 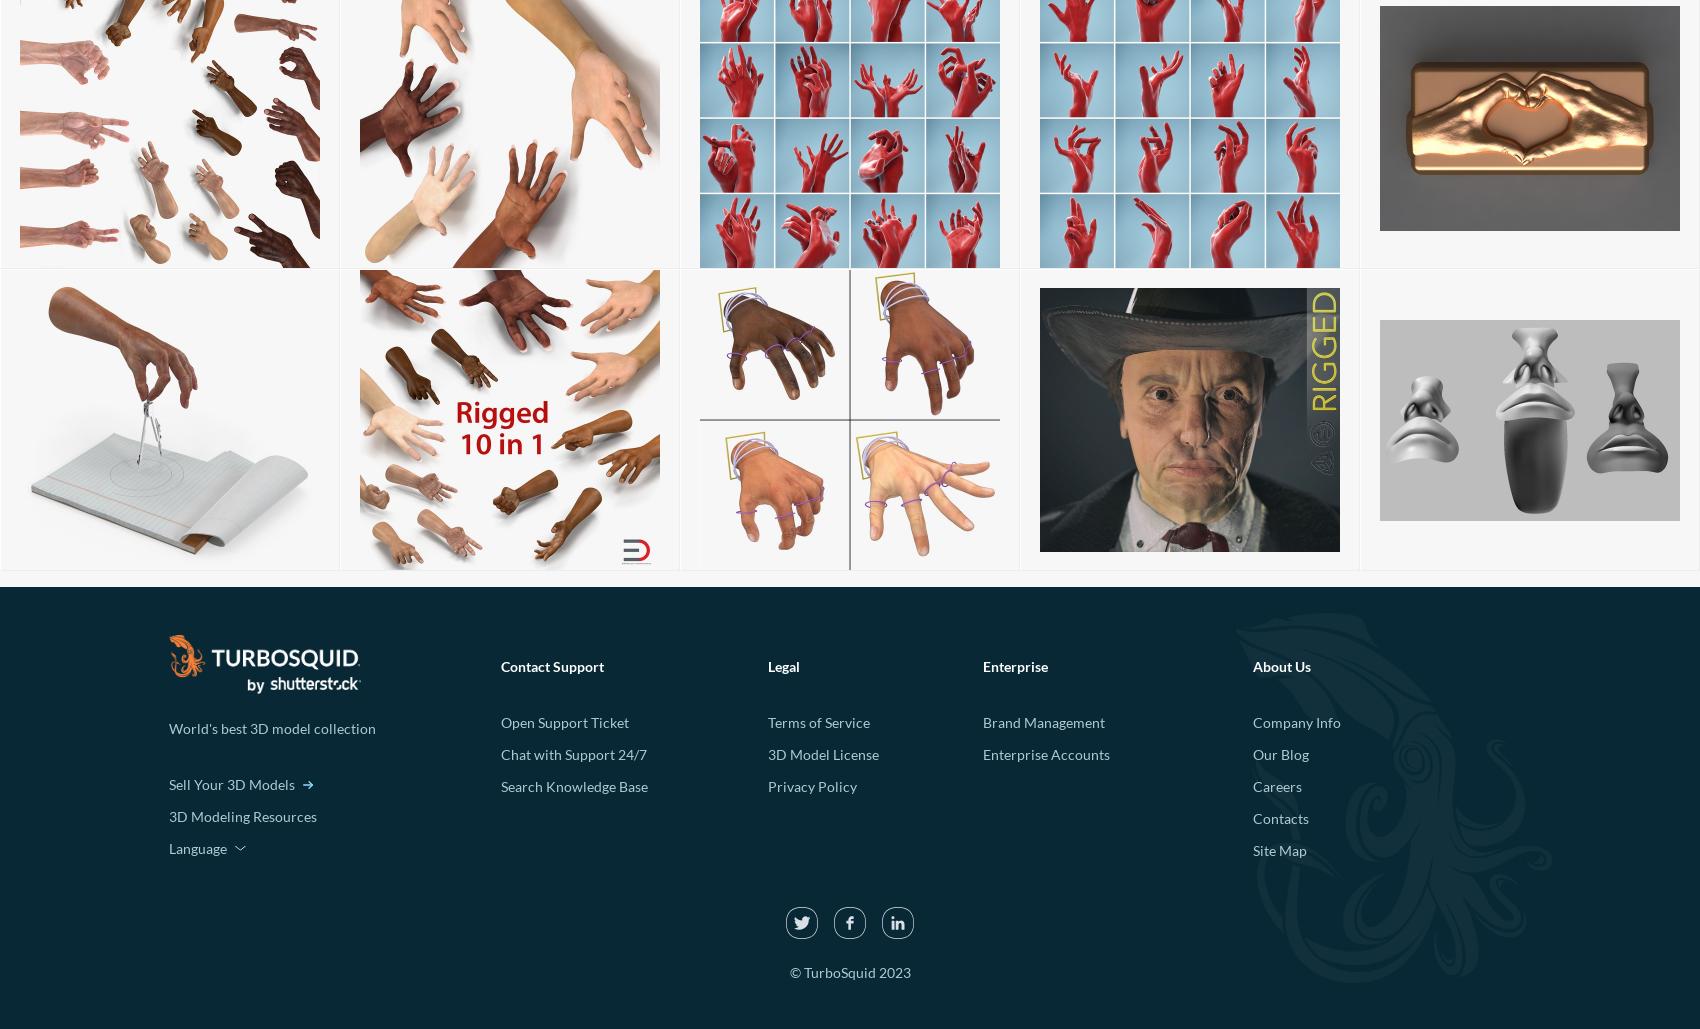 What do you see at coordinates (1044, 754) in the screenshot?
I see `'Enterprise Accounts'` at bounding box center [1044, 754].